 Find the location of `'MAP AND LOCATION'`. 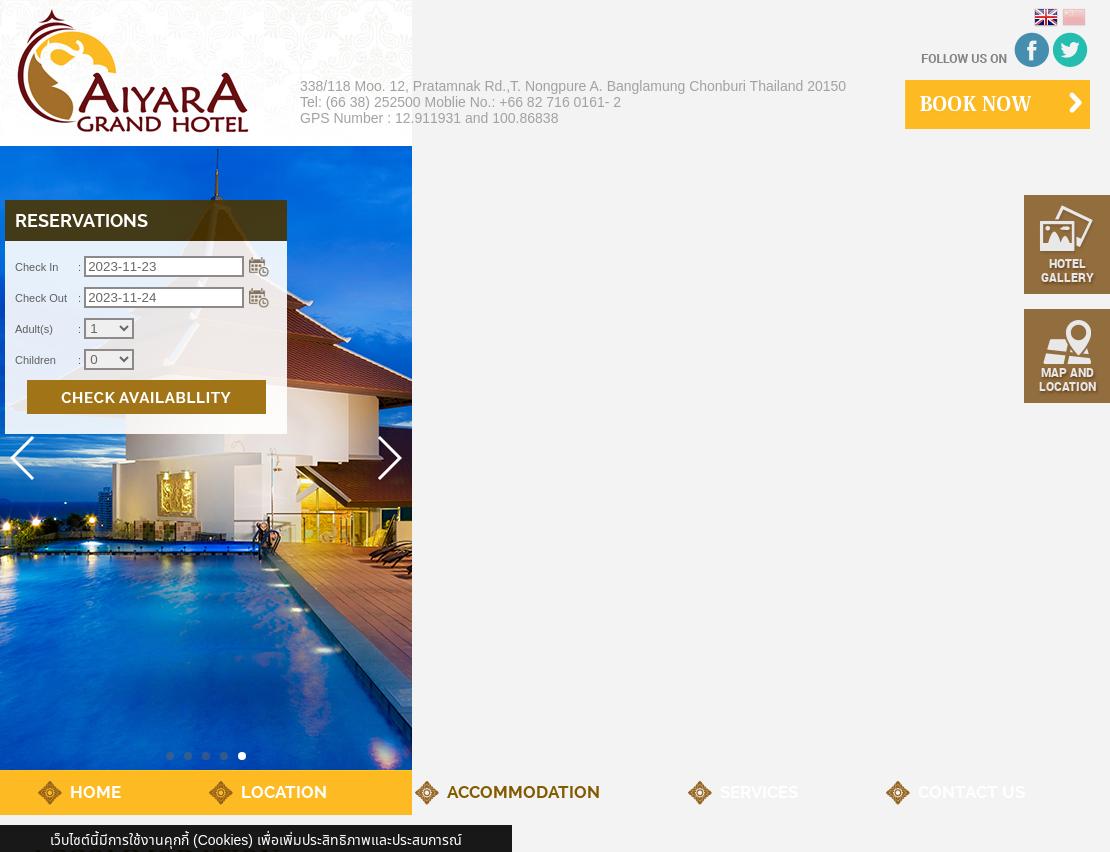

'MAP AND LOCATION' is located at coordinates (1065, 377).